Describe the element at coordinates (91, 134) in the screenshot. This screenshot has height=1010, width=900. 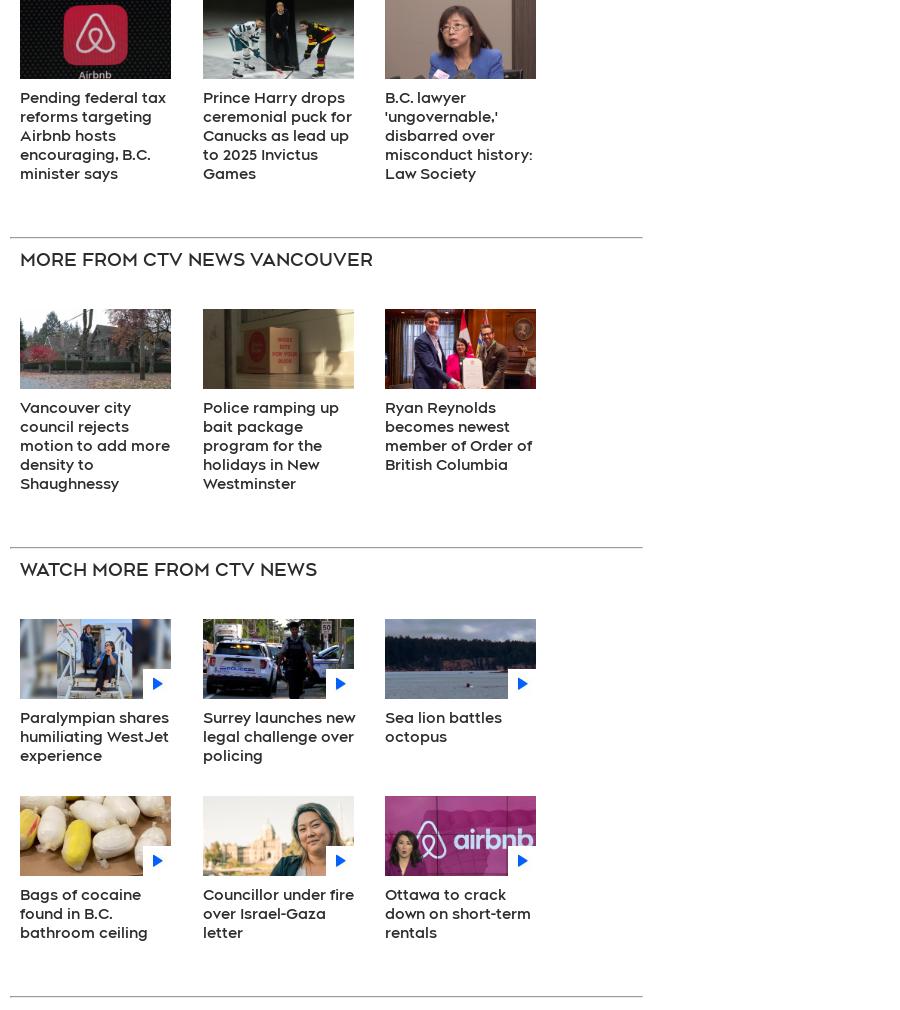
I see `'Pending federal tax reforms targeting Airbnb hosts encouraging, B.C. minister says'` at that location.